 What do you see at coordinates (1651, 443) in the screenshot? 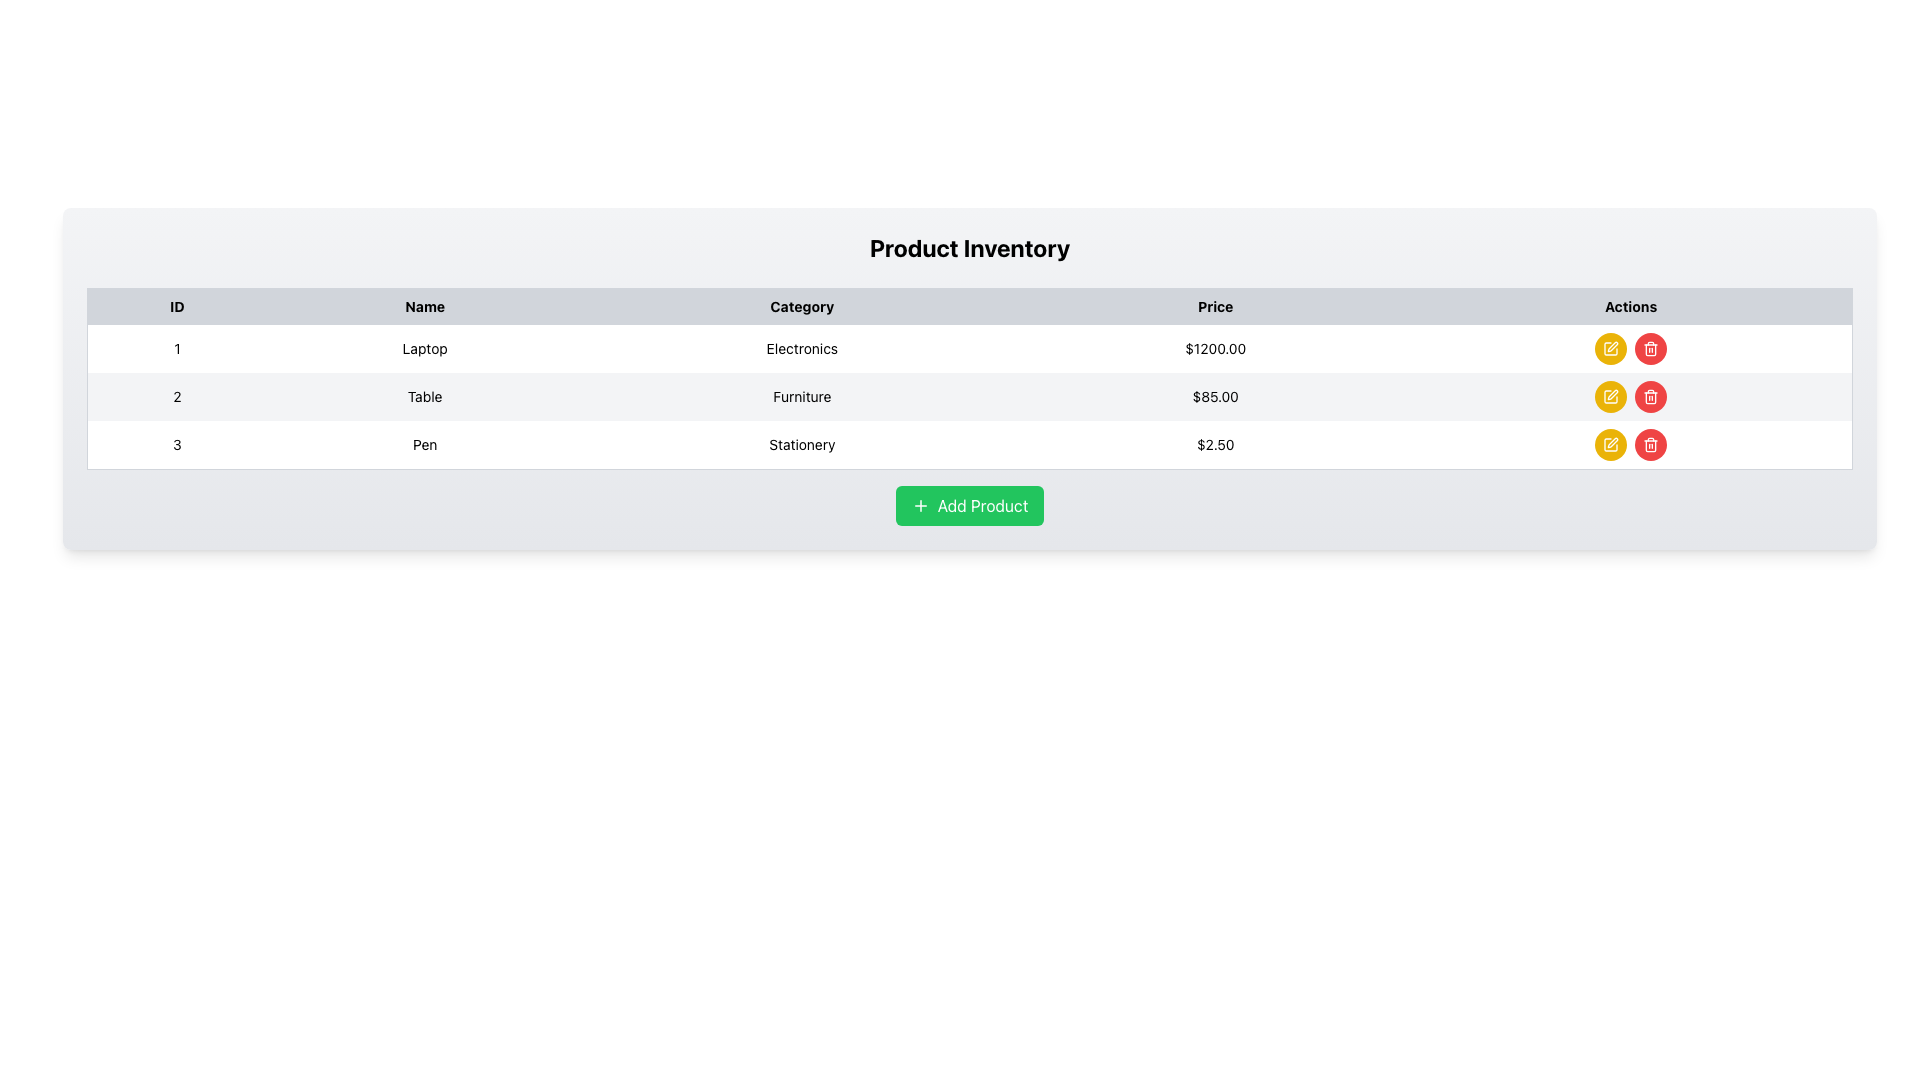
I see `the red circular delete button with a white trash bin icon located in the 'Actions' column of the third row of the table` at bounding box center [1651, 443].